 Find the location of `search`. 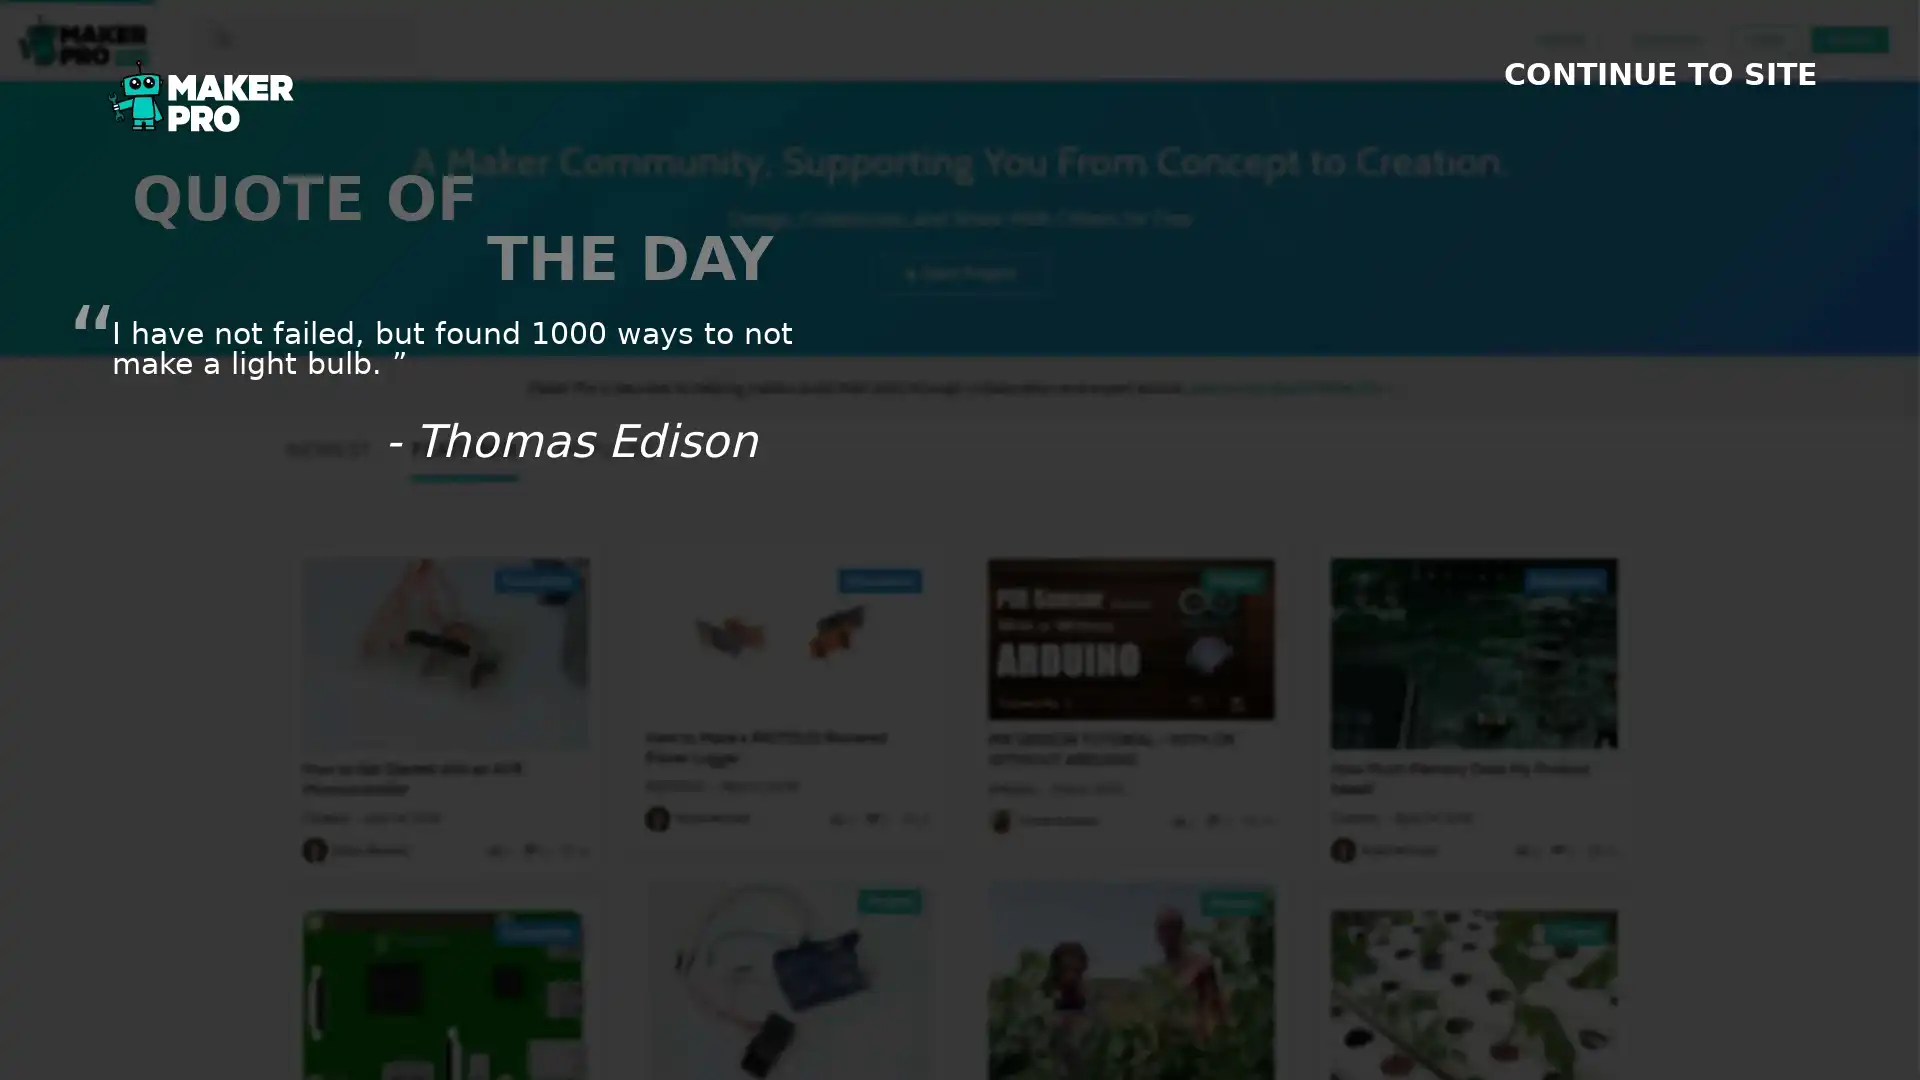

search is located at coordinates (209, 38).